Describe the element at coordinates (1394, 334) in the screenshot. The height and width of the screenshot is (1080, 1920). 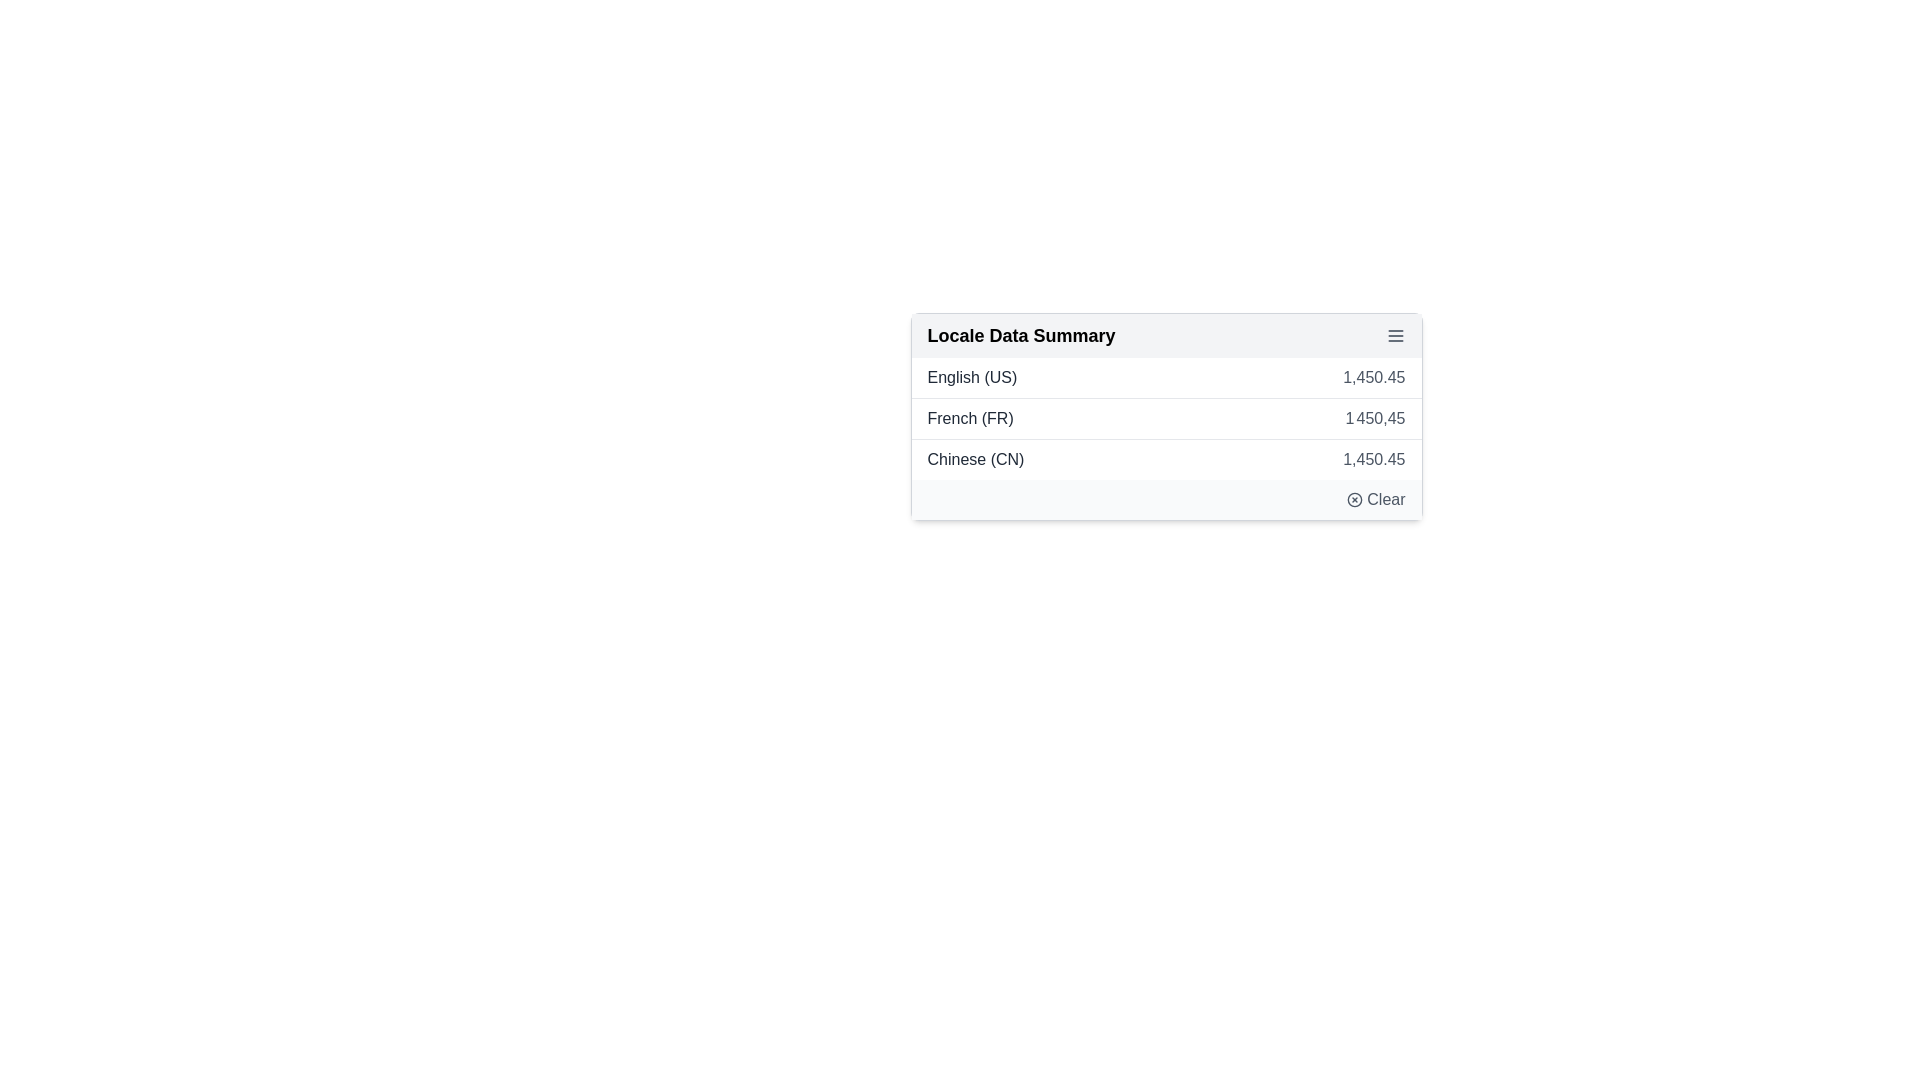
I see `the Icon Button located in the top right corner of the 'Locale Data Summary' header to interact and reveal additional options` at that location.